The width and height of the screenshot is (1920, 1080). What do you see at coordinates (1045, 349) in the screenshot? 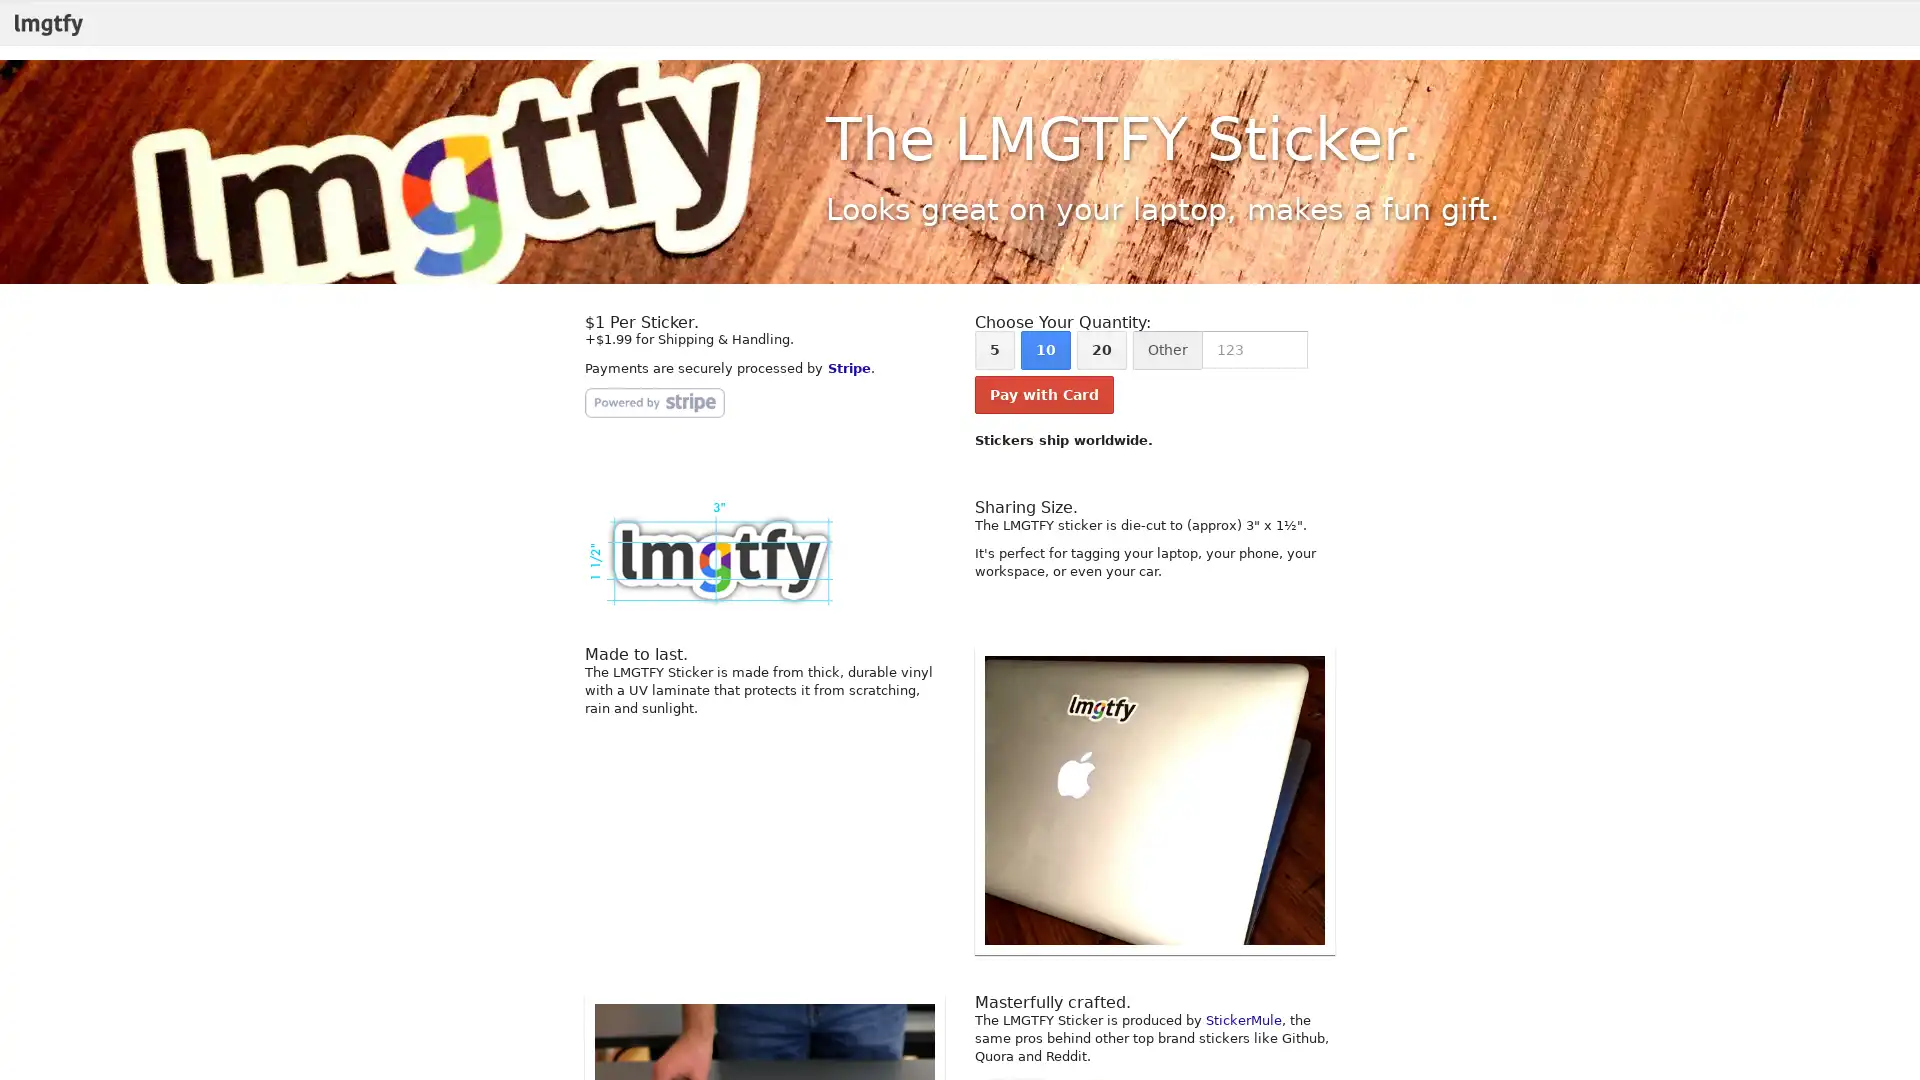
I see `10` at bounding box center [1045, 349].